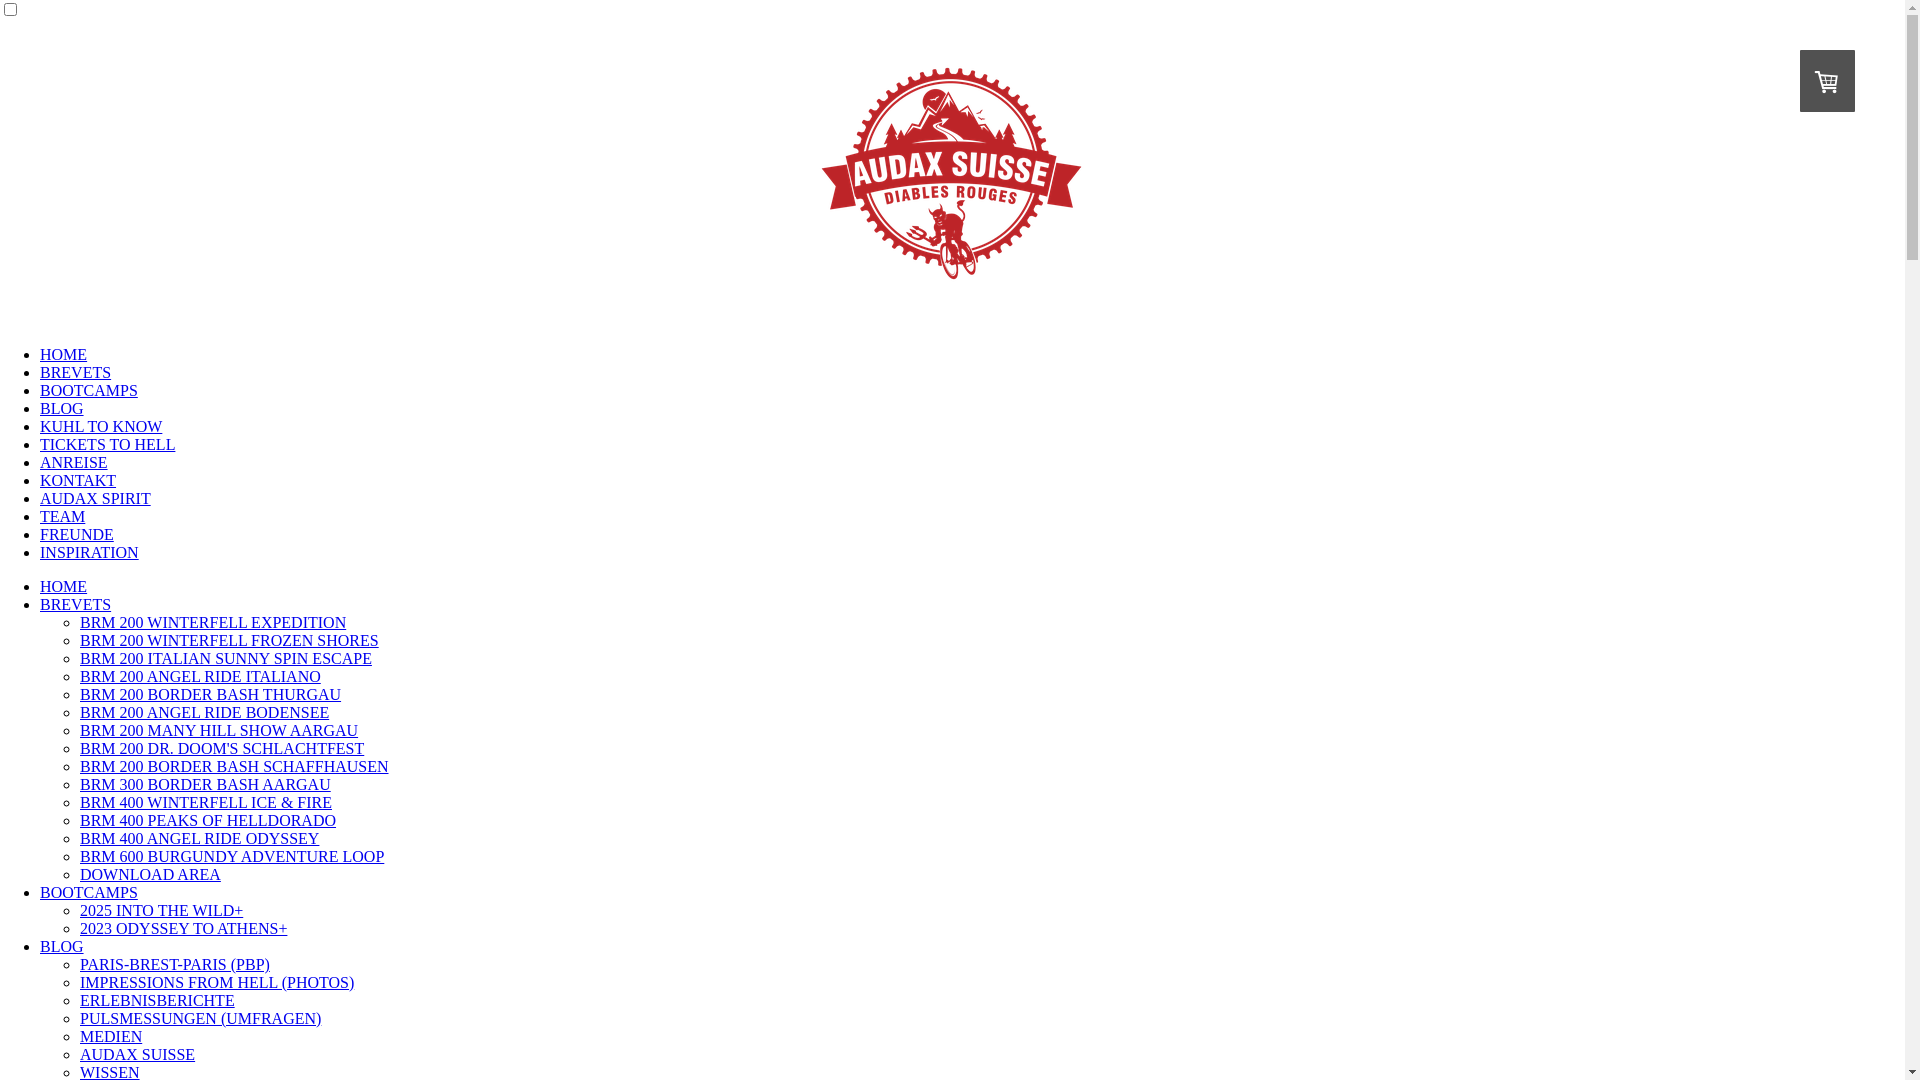  I want to click on 'HOME', so click(63, 585).